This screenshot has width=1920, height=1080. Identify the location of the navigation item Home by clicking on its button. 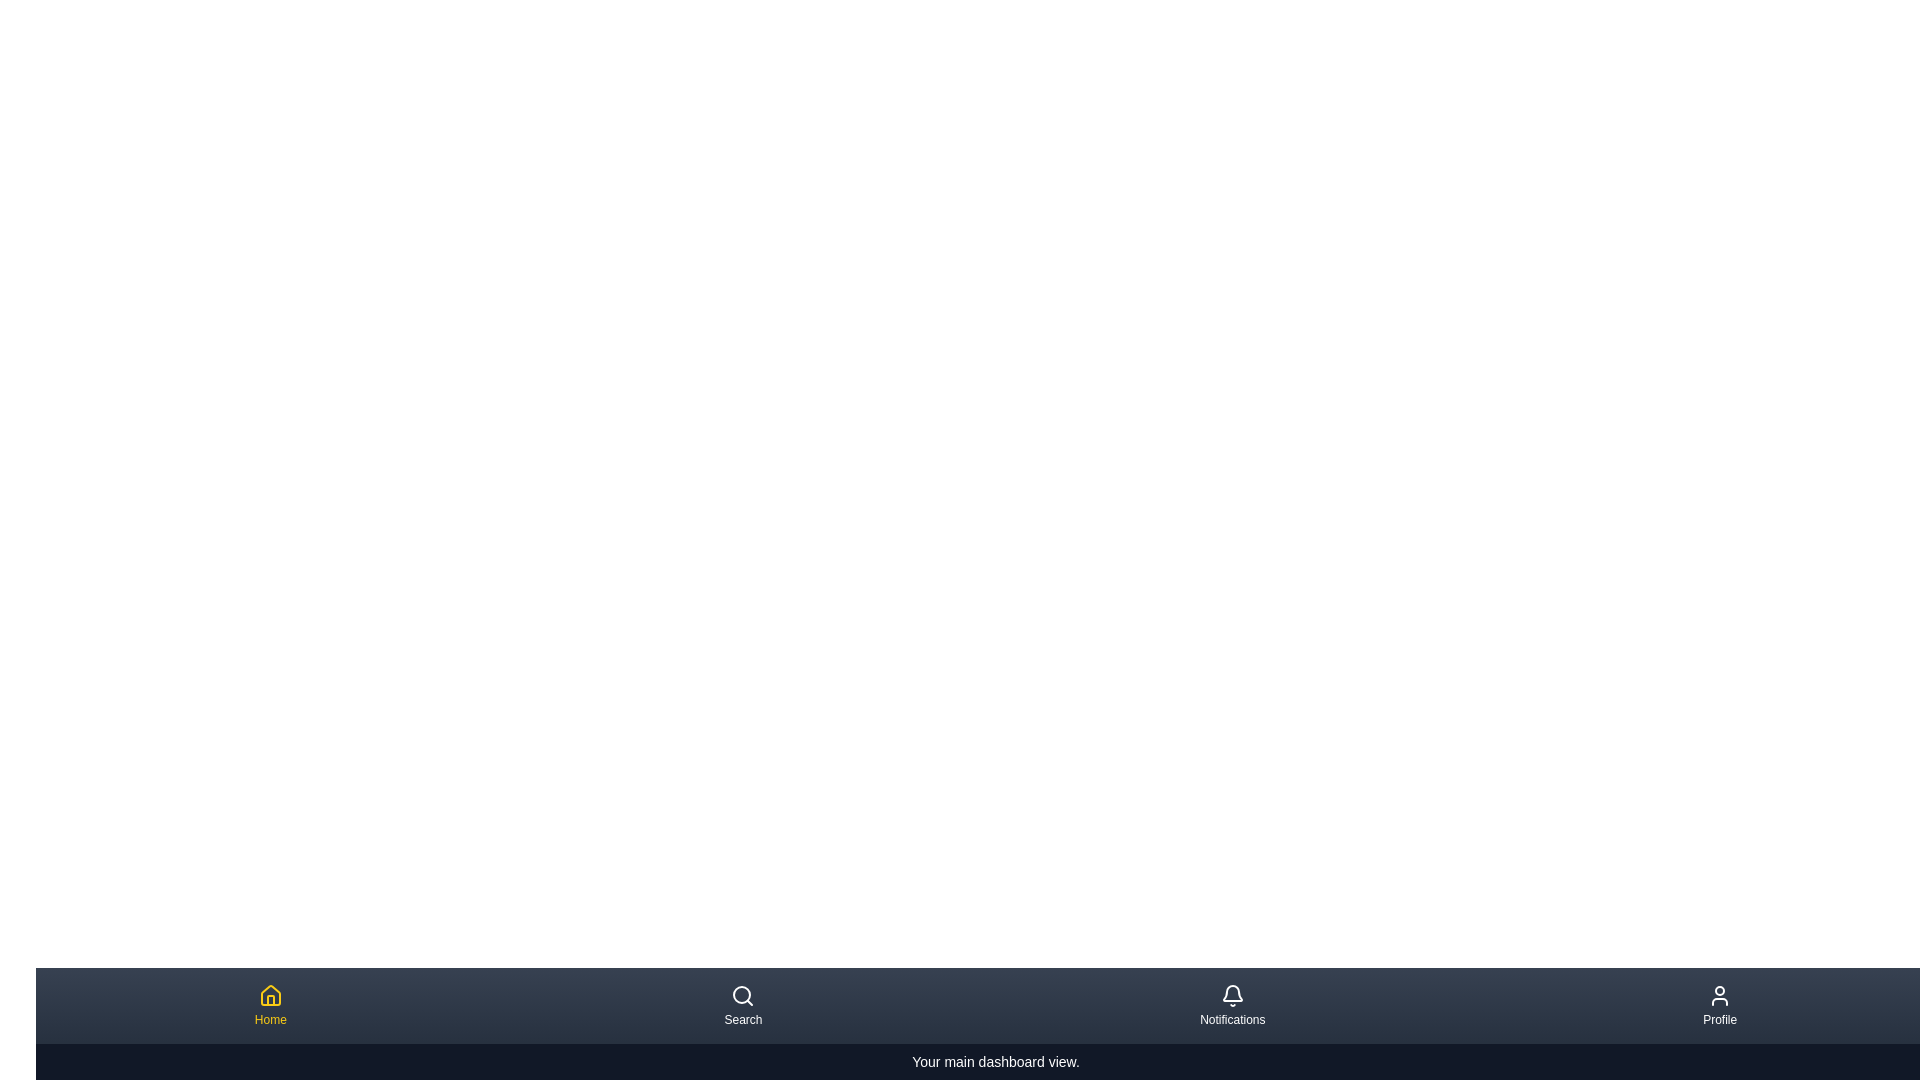
(268, 1006).